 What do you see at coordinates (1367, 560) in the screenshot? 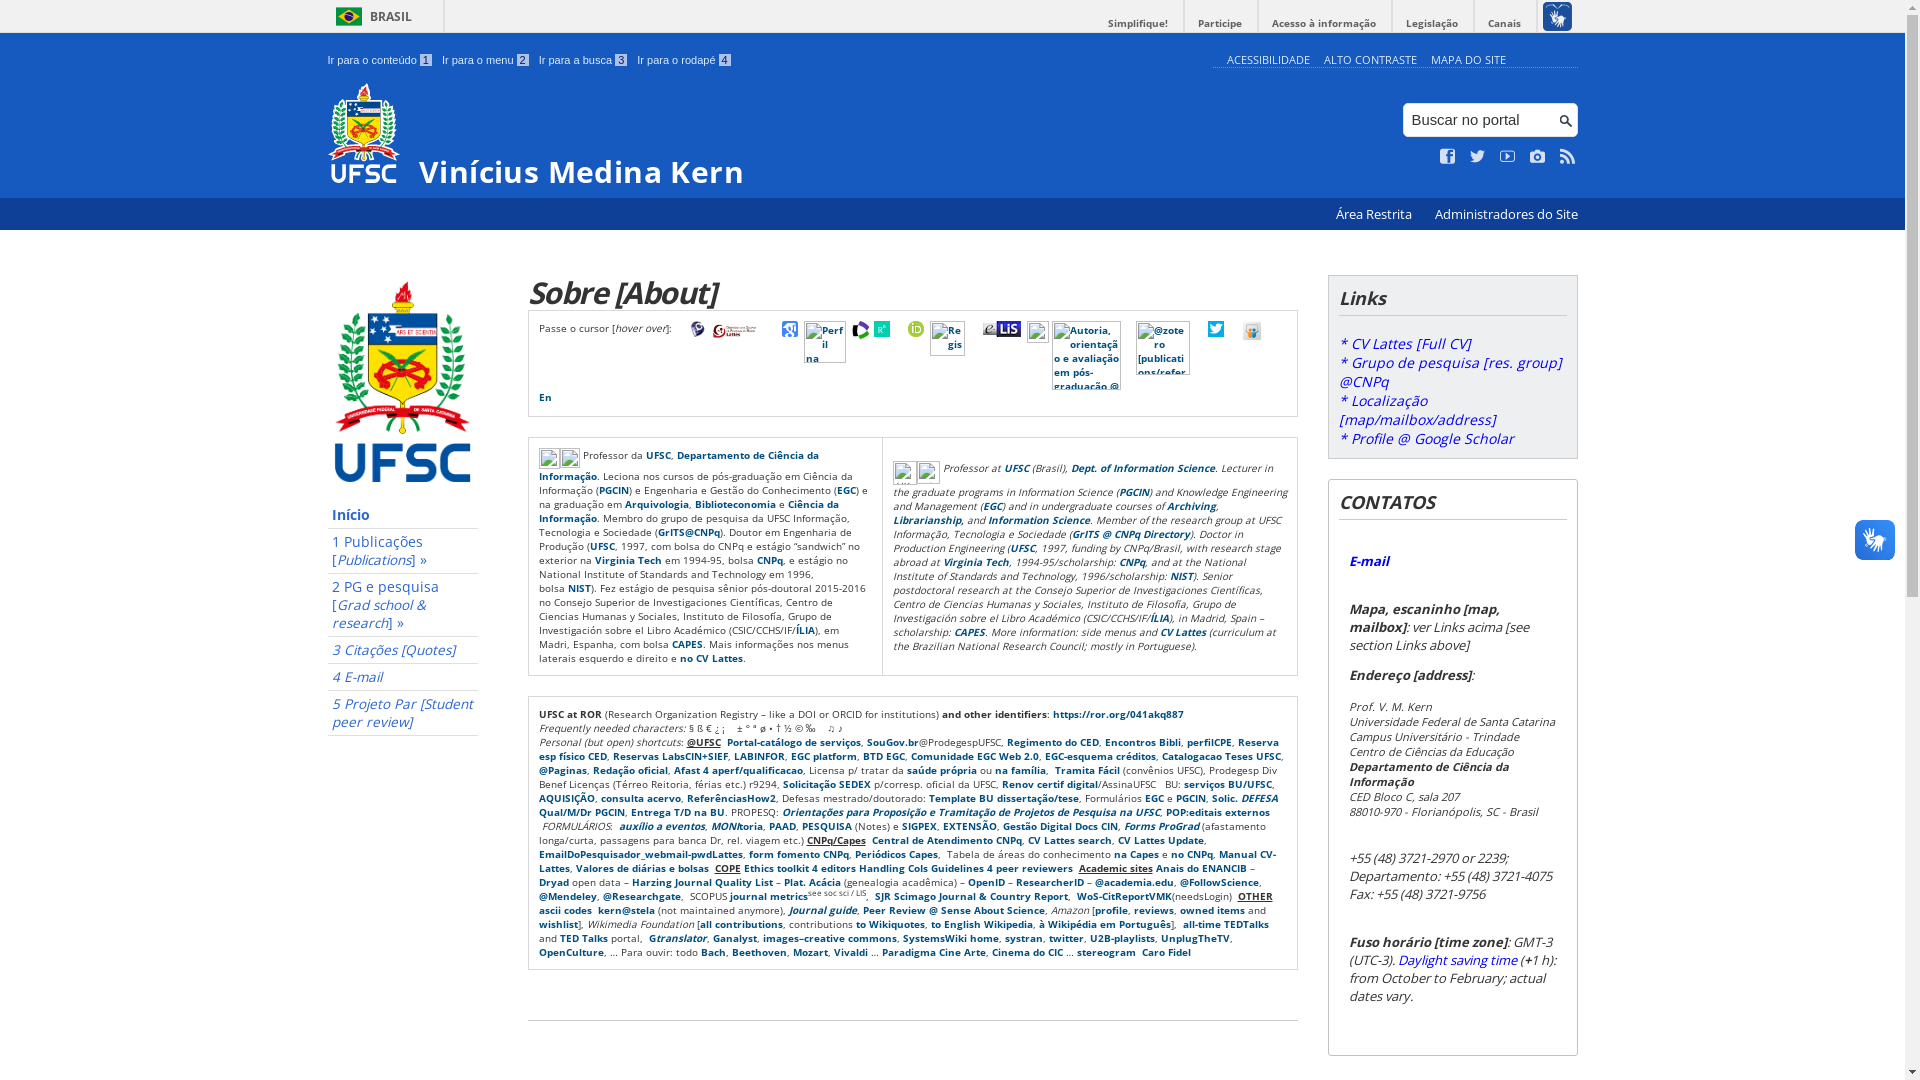
I see `'E-mail'` at bounding box center [1367, 560].